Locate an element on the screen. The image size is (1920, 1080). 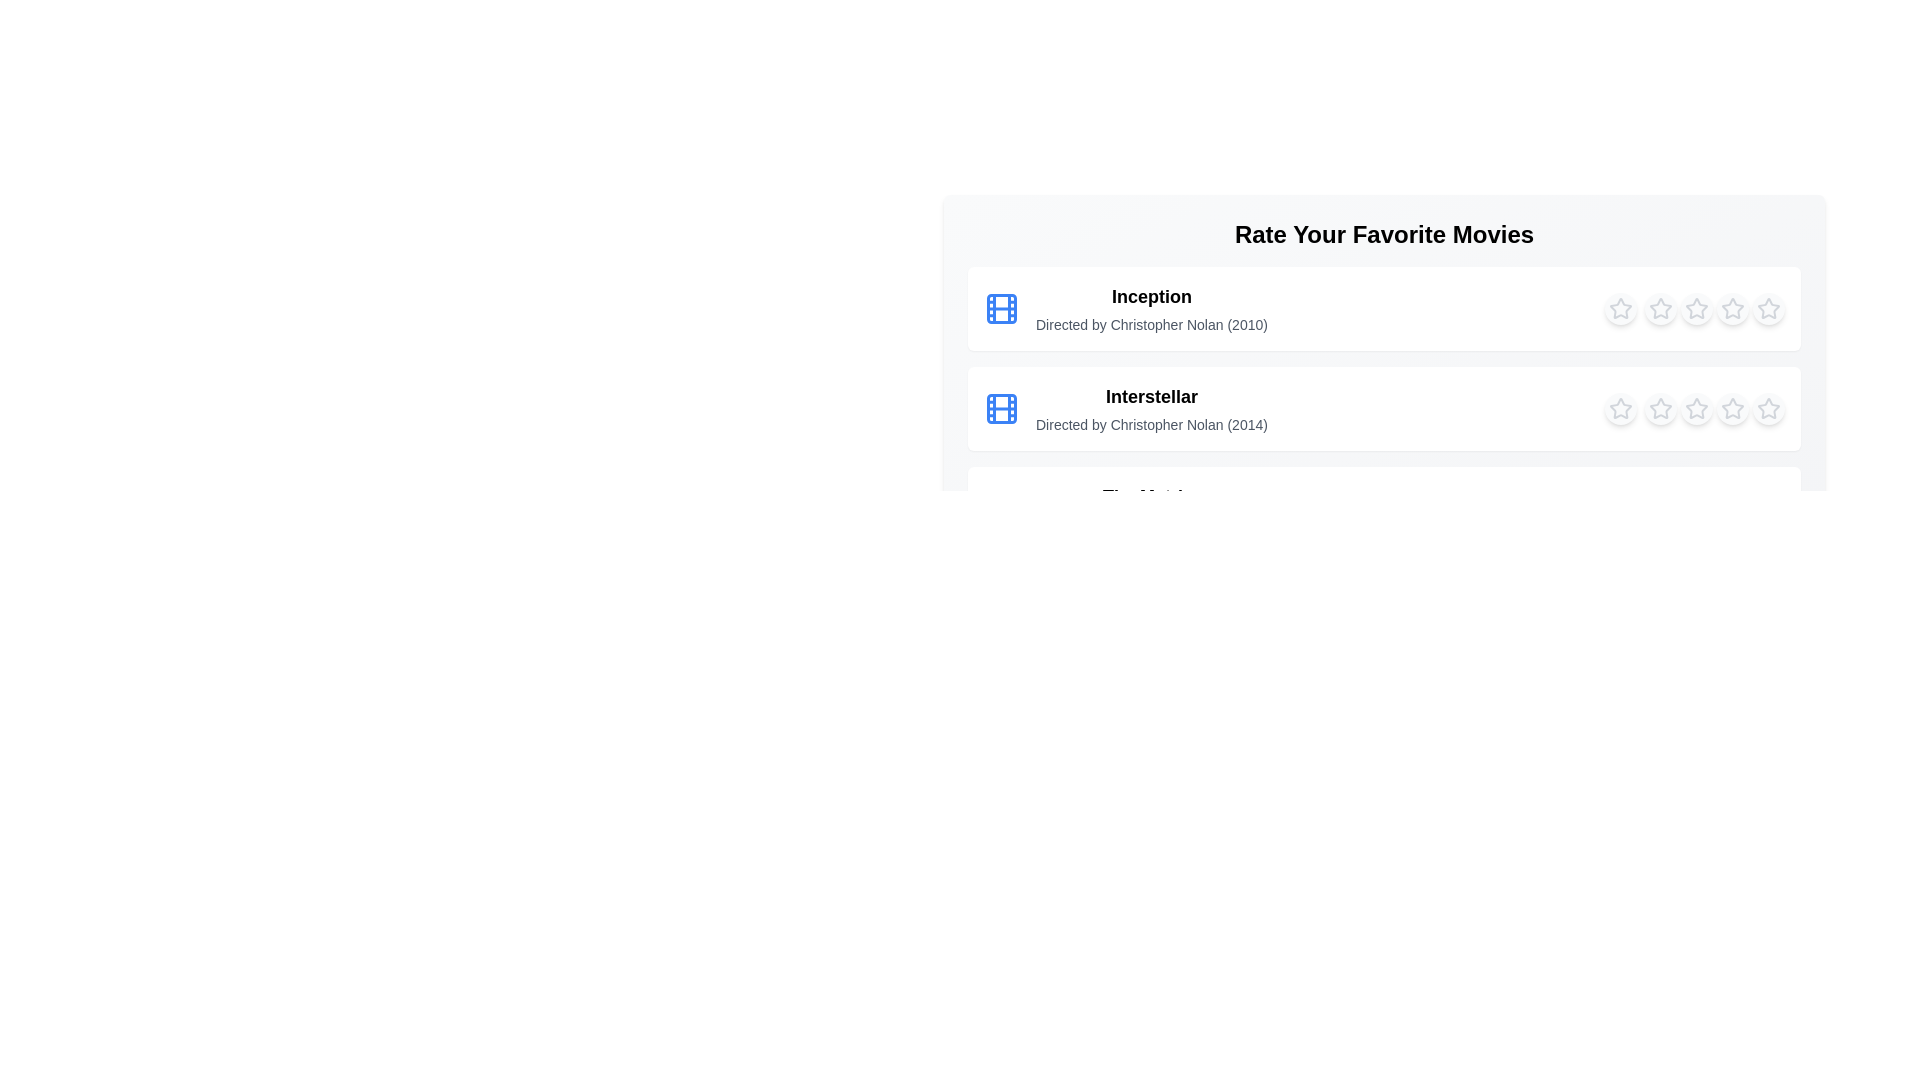
the 3 star to highlight it is located at coordinates (1696, 308).